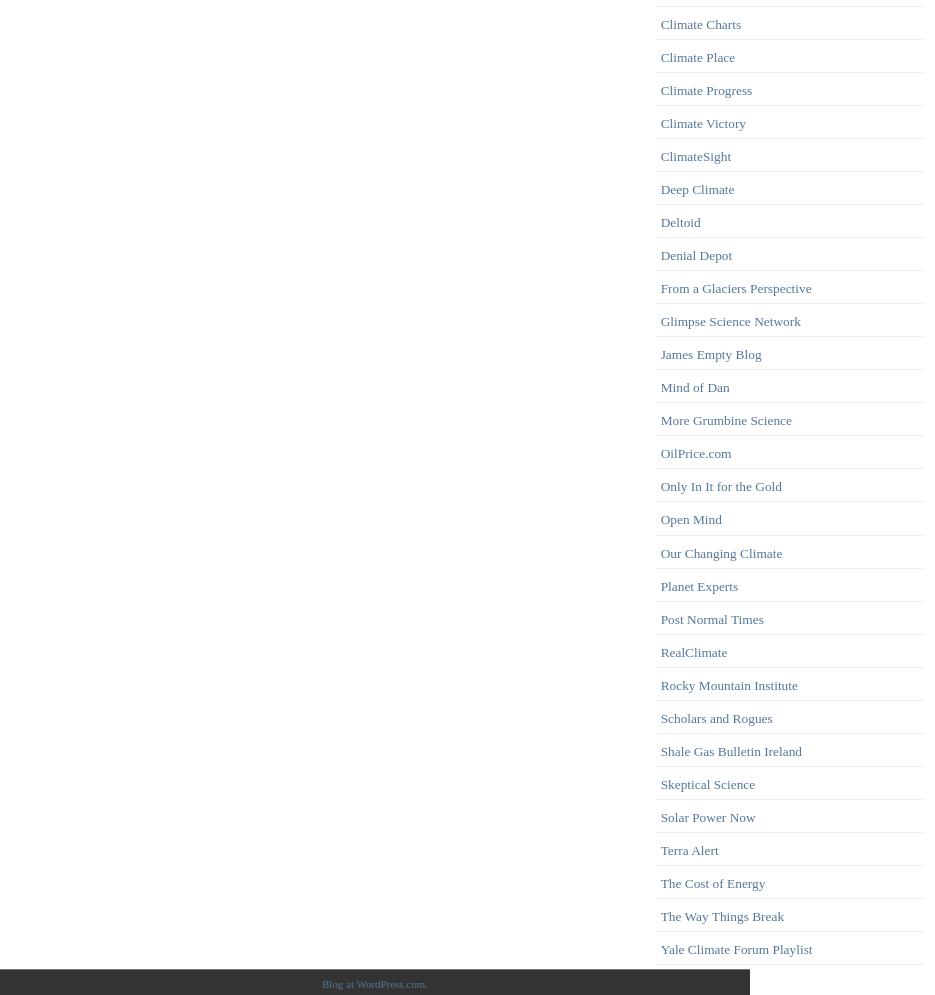 The image size is (935, 995). Describe the element at coordinates (660, 353) in the screenshot. I see `'James Empty Blog'` at that location.